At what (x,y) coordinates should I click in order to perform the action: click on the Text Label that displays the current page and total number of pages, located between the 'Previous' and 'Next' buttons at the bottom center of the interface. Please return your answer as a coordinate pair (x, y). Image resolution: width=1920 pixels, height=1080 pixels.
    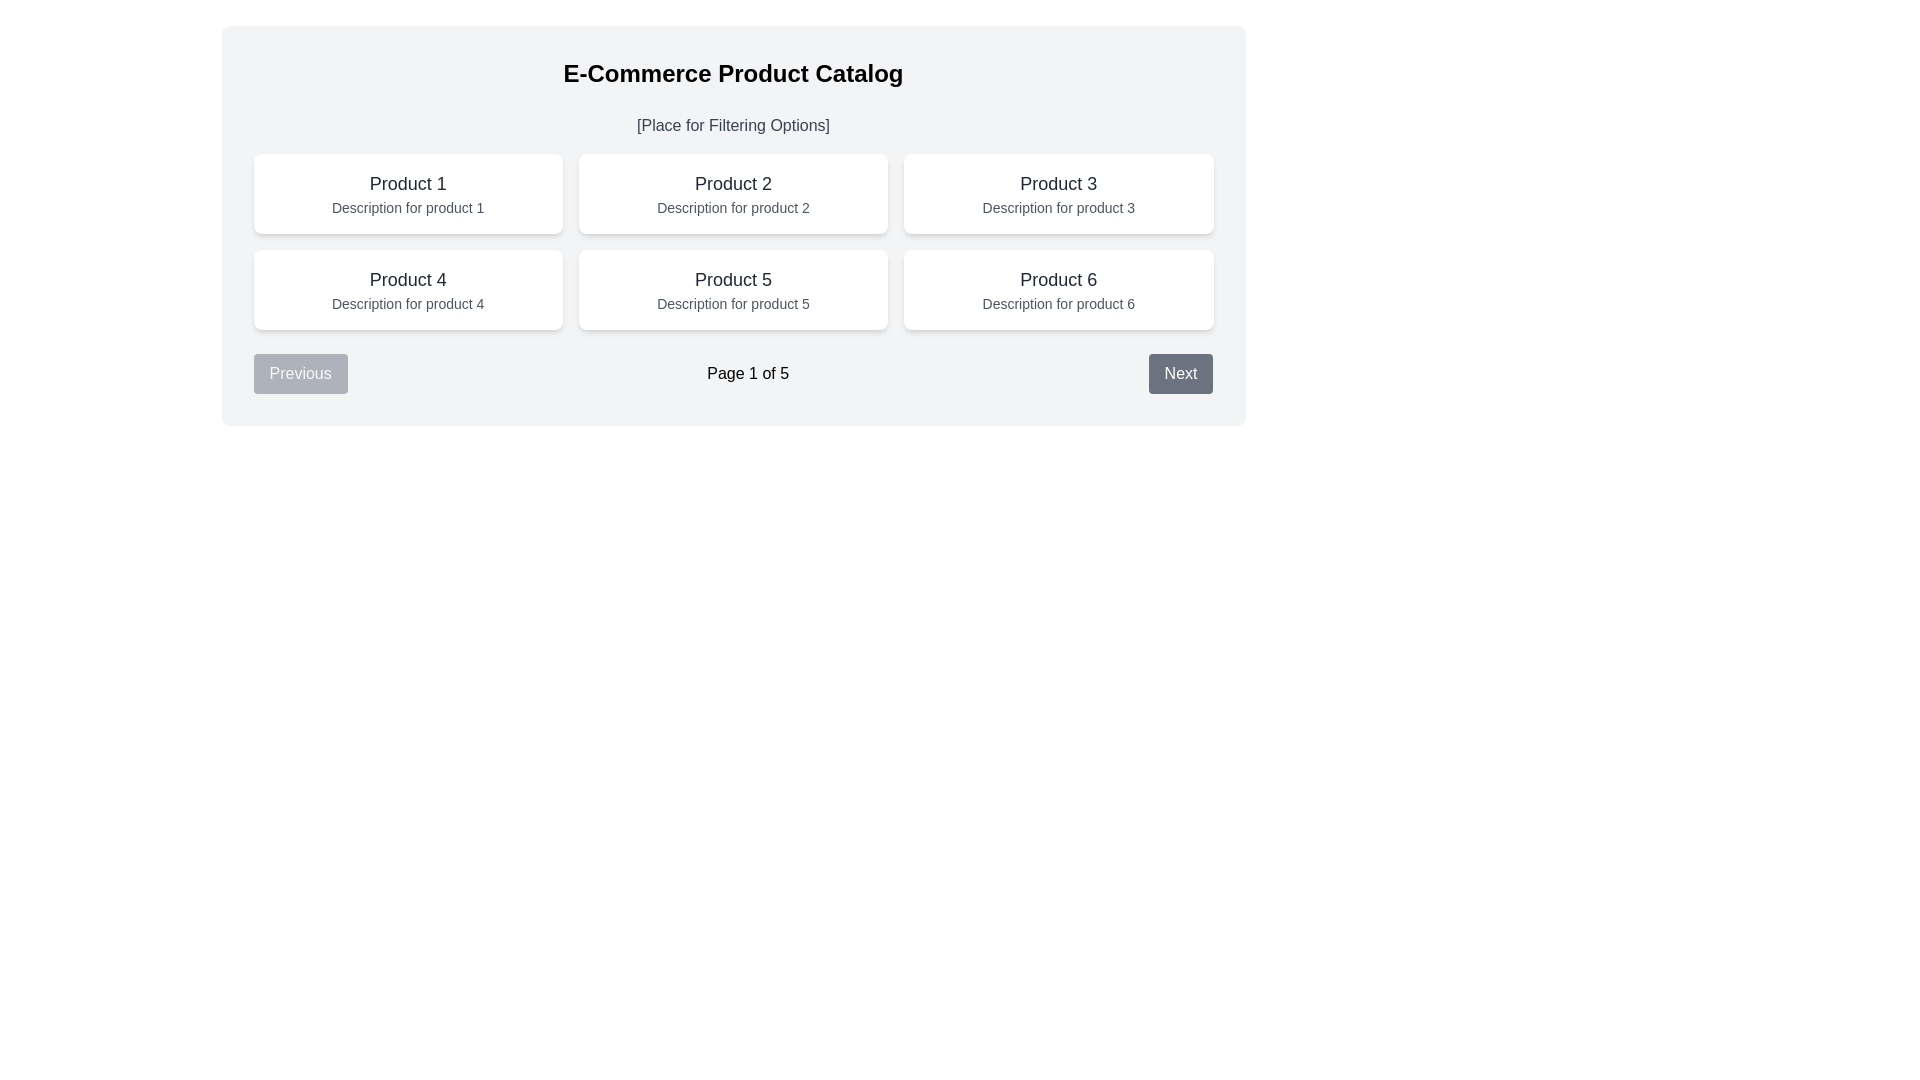
    Looking at the image, I should click on (747, 374).